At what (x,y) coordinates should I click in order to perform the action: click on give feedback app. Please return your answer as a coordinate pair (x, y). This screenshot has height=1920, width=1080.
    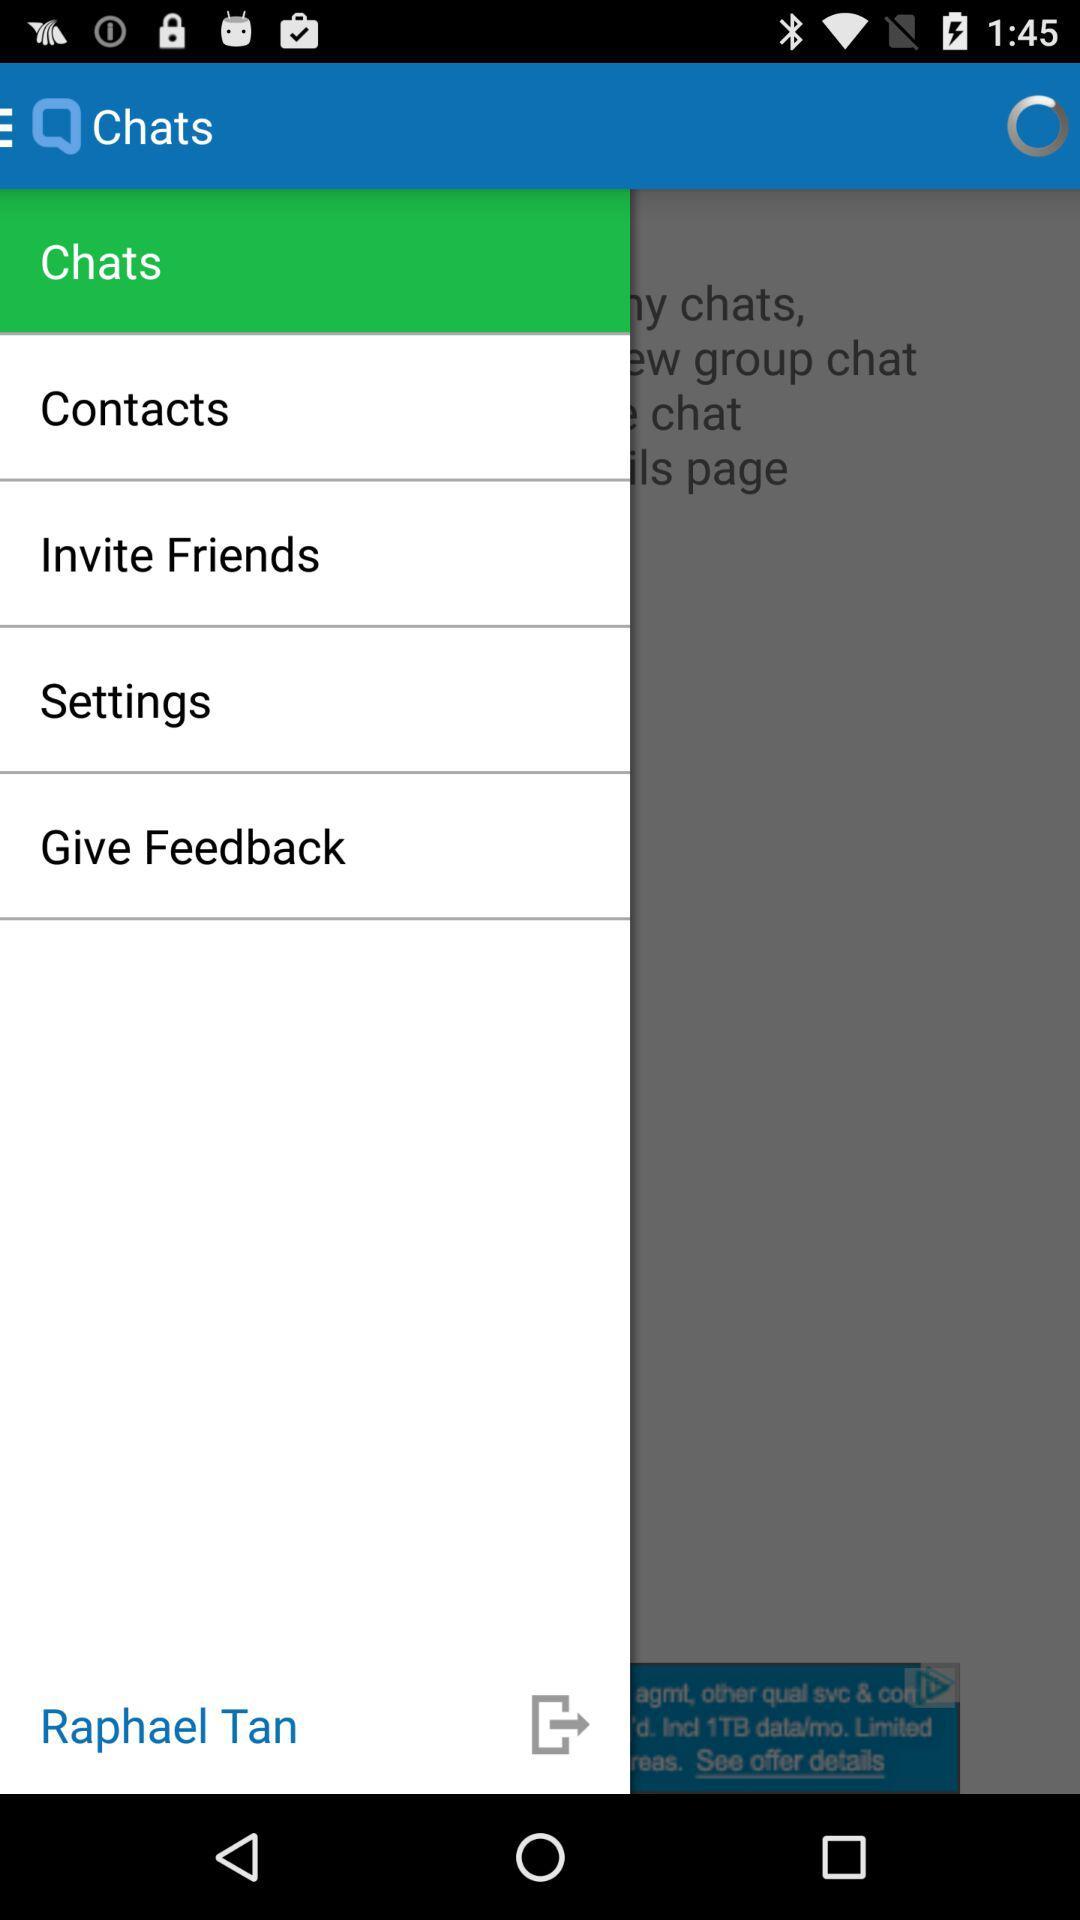
    Looking at the image, I should click on (192, 845).